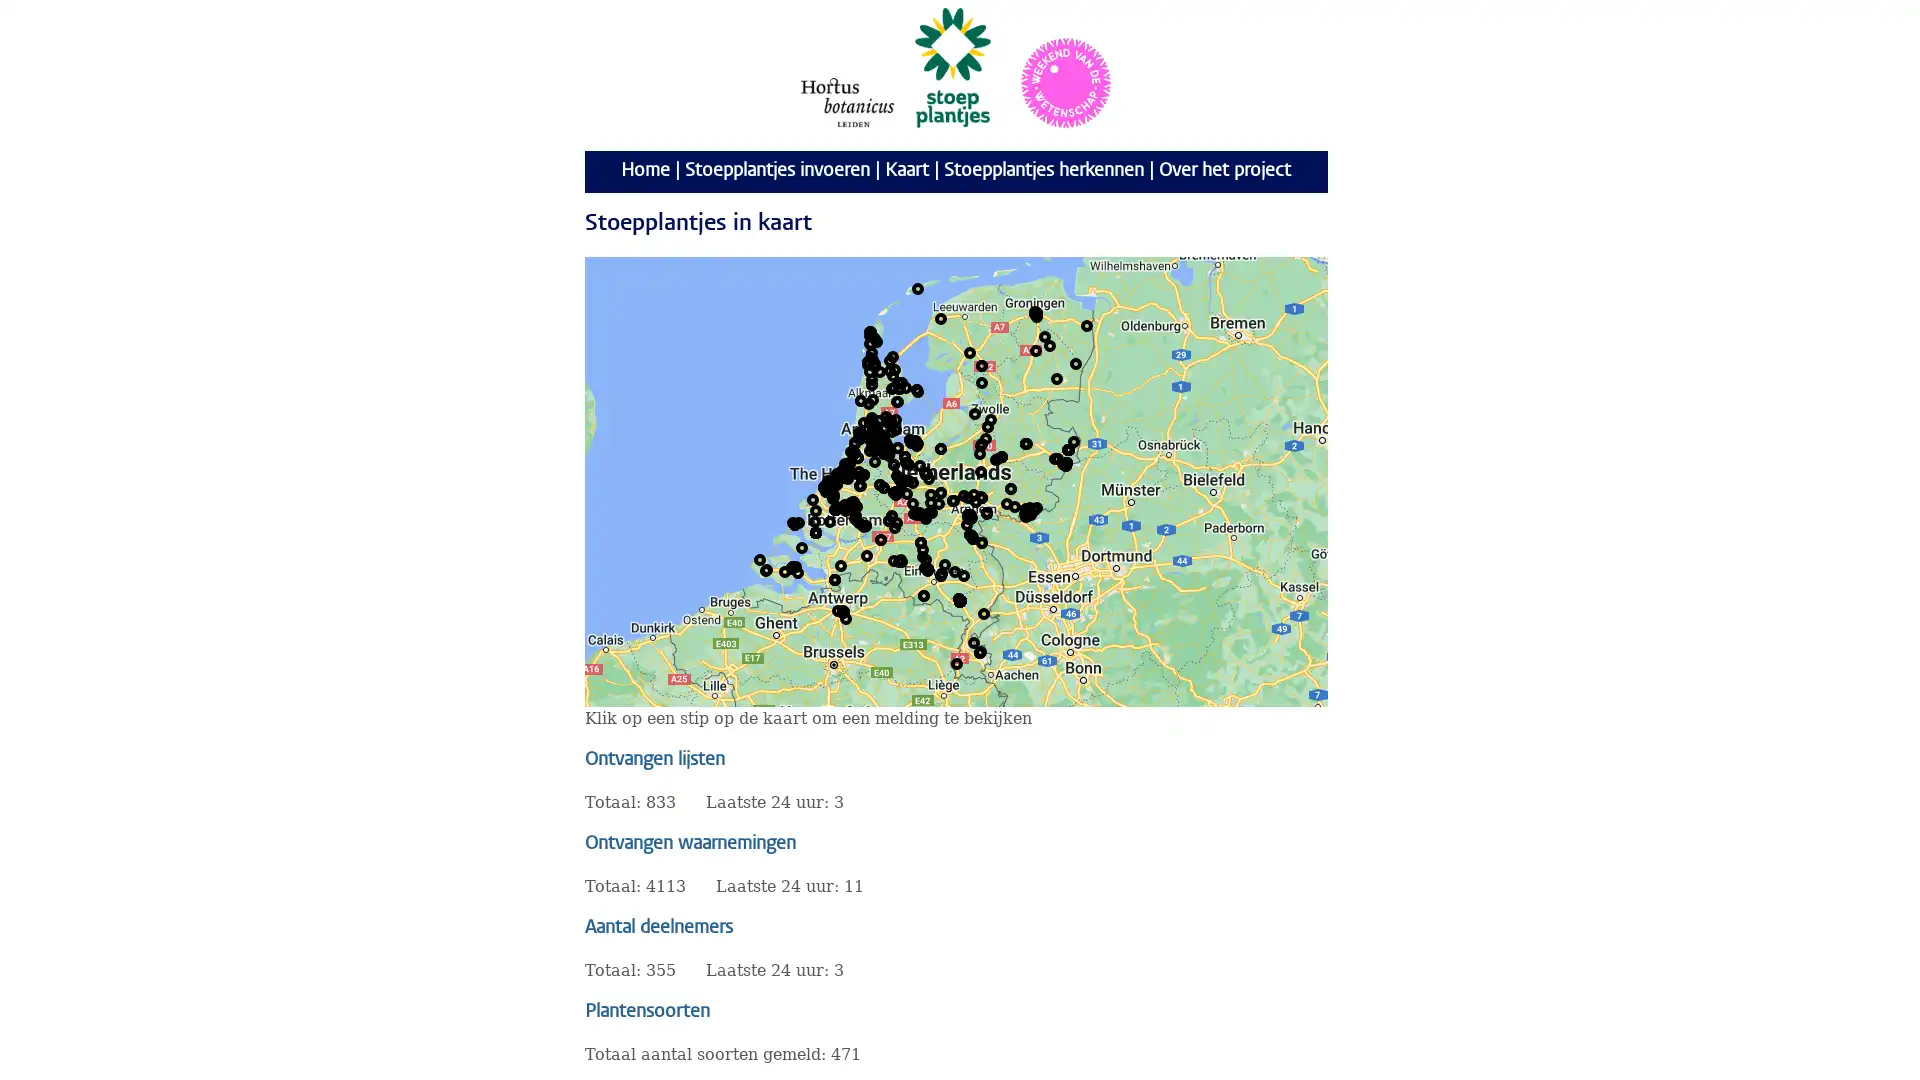  I want to click on Telling van Linda op 09 januari 2022, so click(844, 503).